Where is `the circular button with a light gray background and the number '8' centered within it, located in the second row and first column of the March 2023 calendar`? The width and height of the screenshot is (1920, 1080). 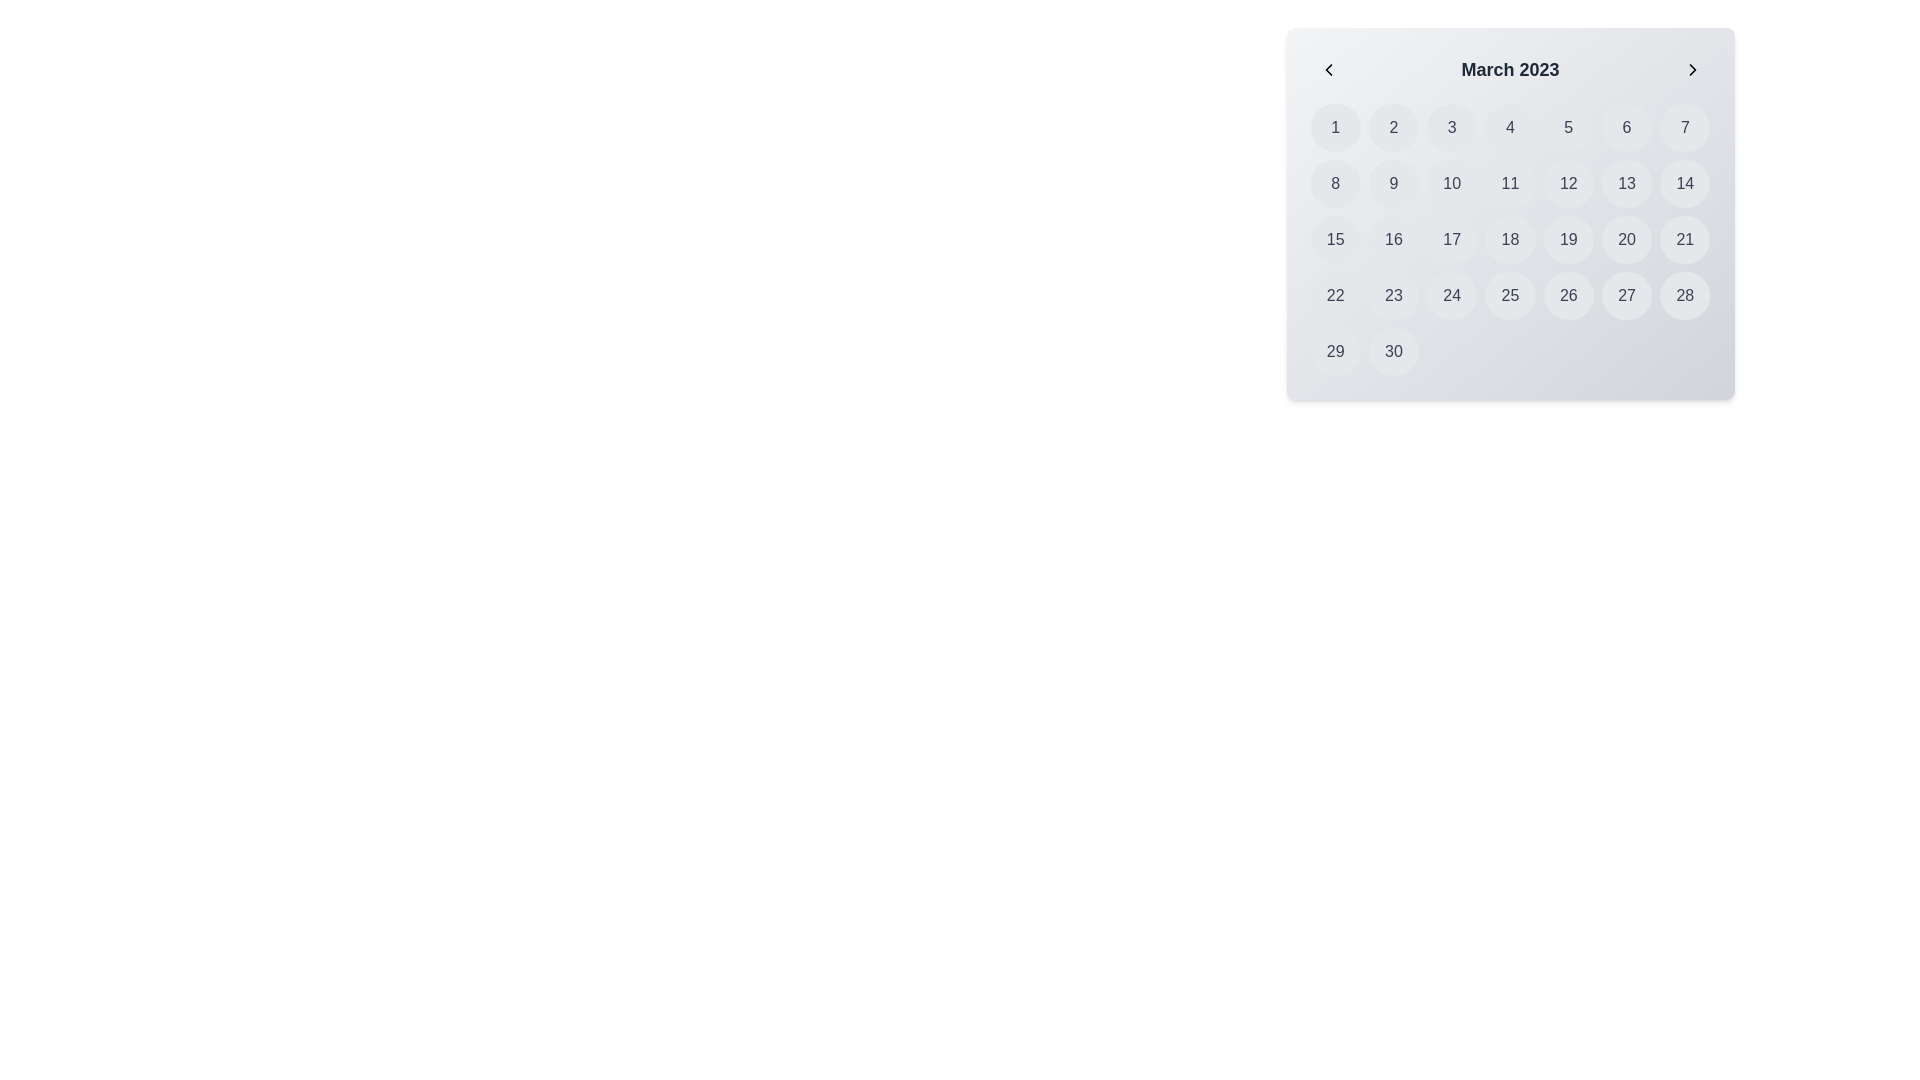 the circular button with a light gray background and the number '8' centered within it, located in the second row and first column of the March 2023 calendar is located at coordinates (1335, 184).